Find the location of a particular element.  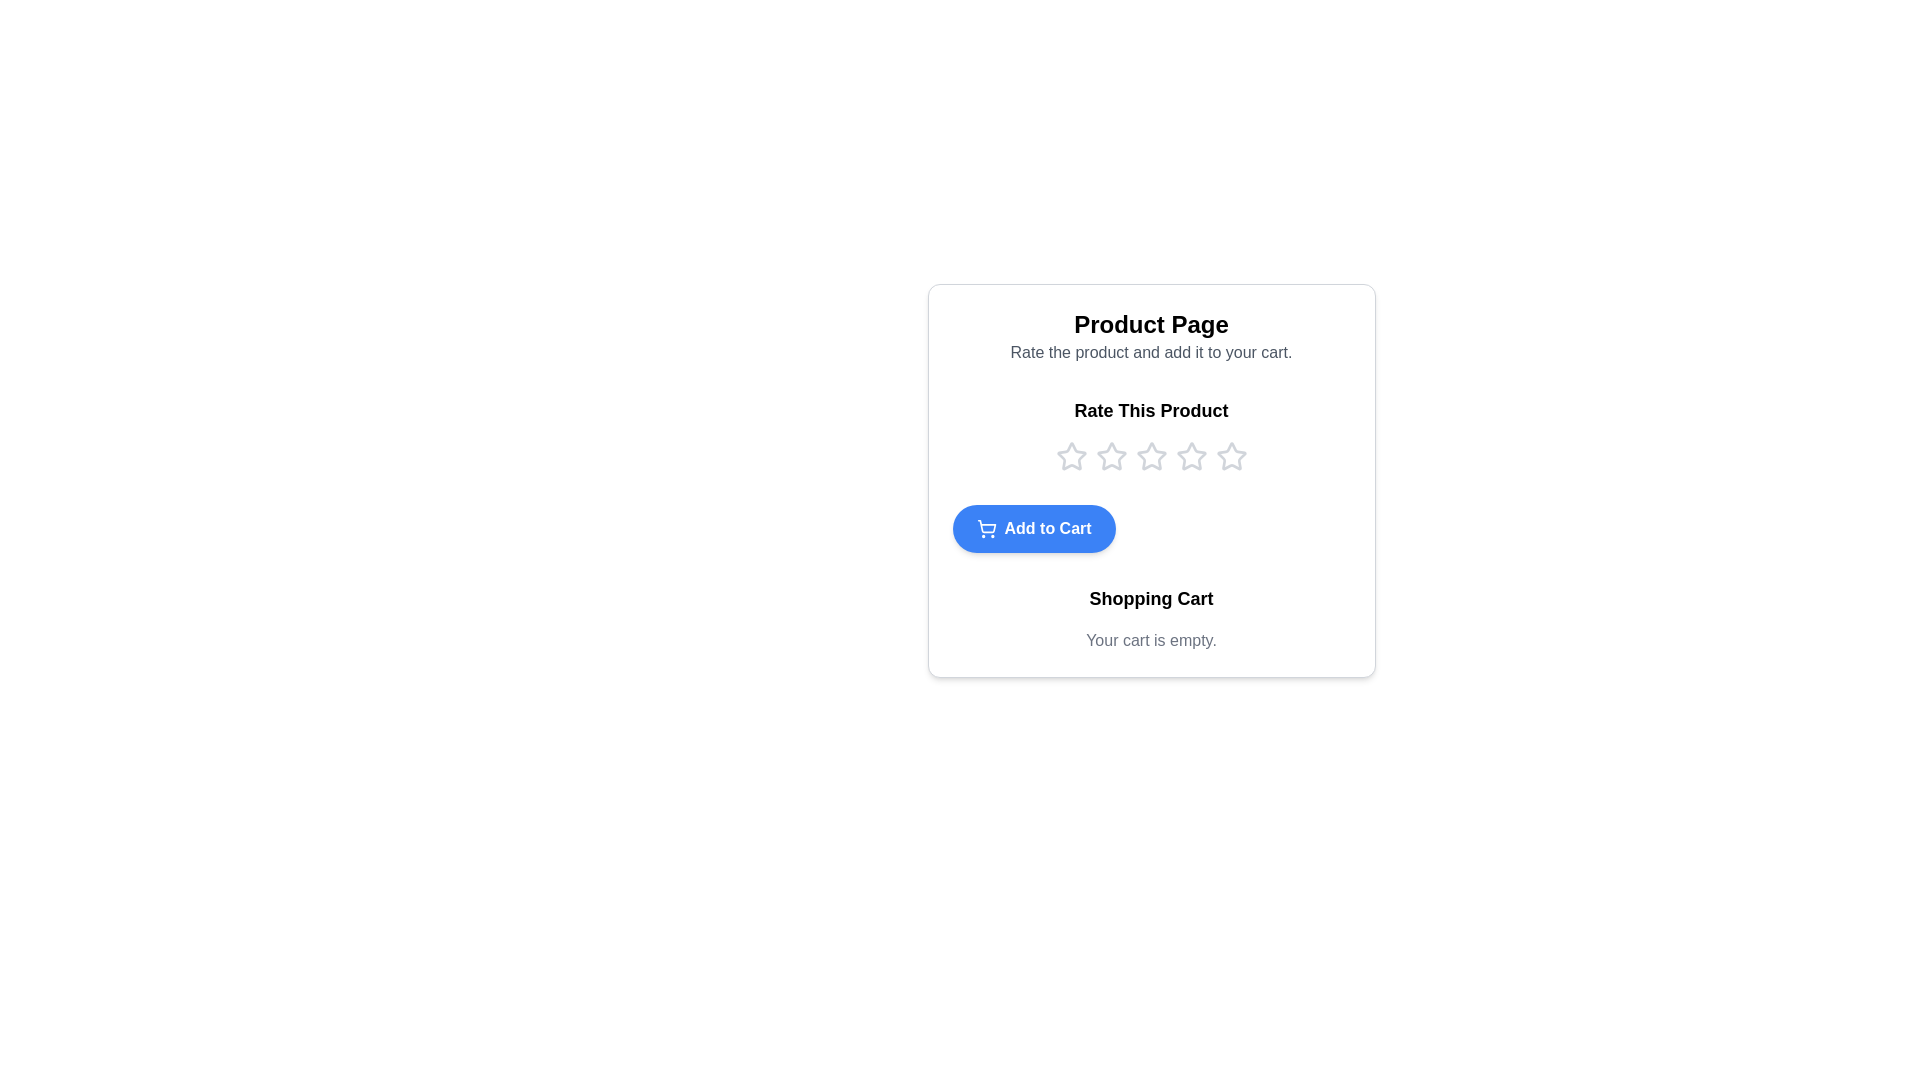

the 'Add to Cart' button, which includes a shopping cart icon positioned to the left of the text 'Add to Cart' is located at coordinates (986, 527).